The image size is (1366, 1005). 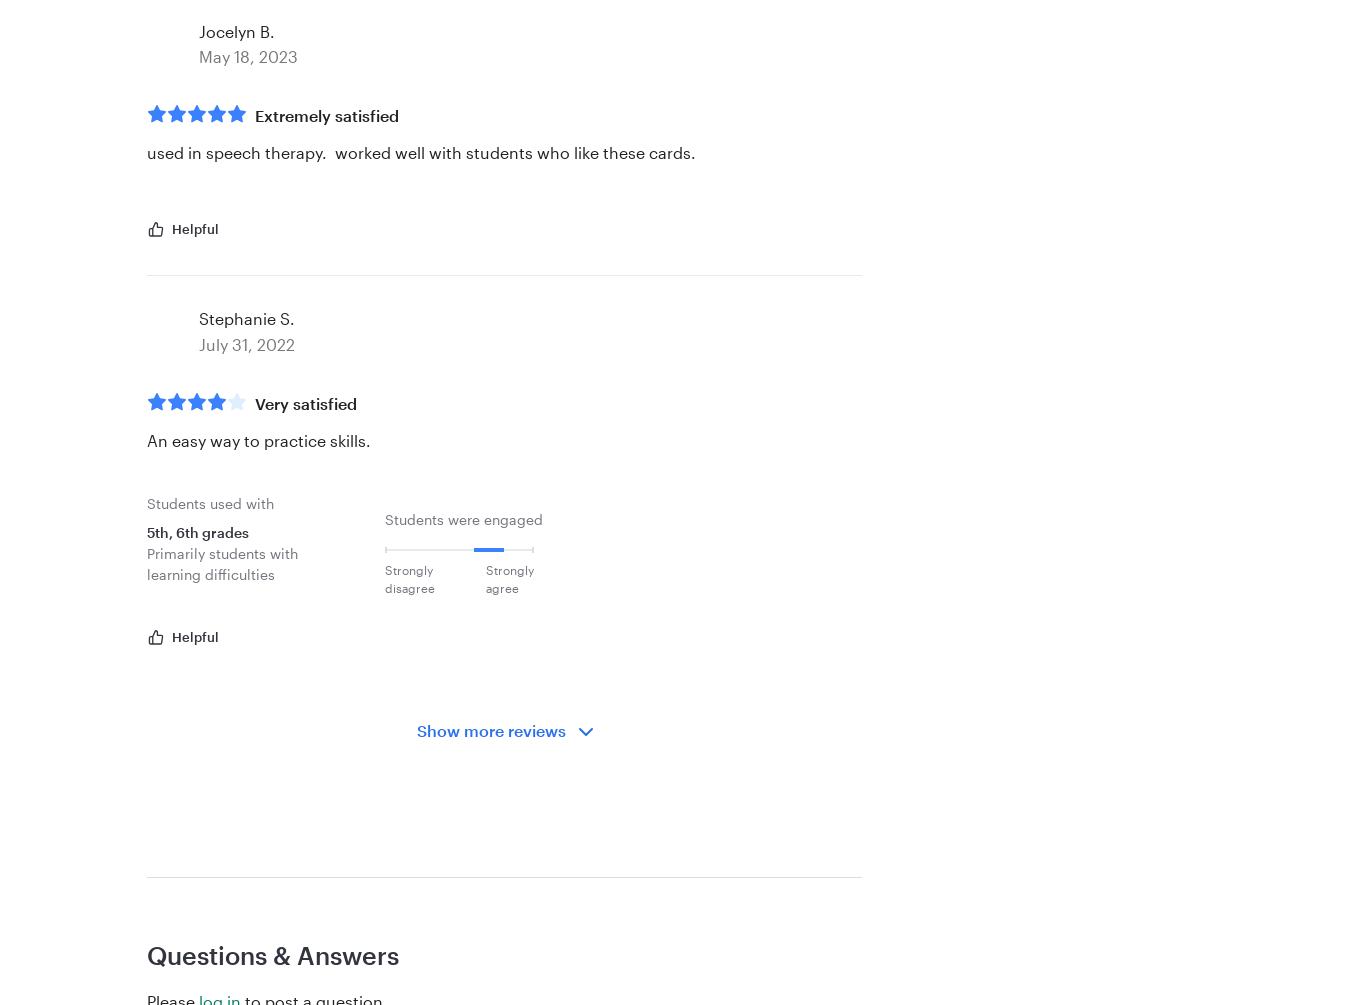 I want to click on 'Jocelyn B.', so click(x=198, y=30).